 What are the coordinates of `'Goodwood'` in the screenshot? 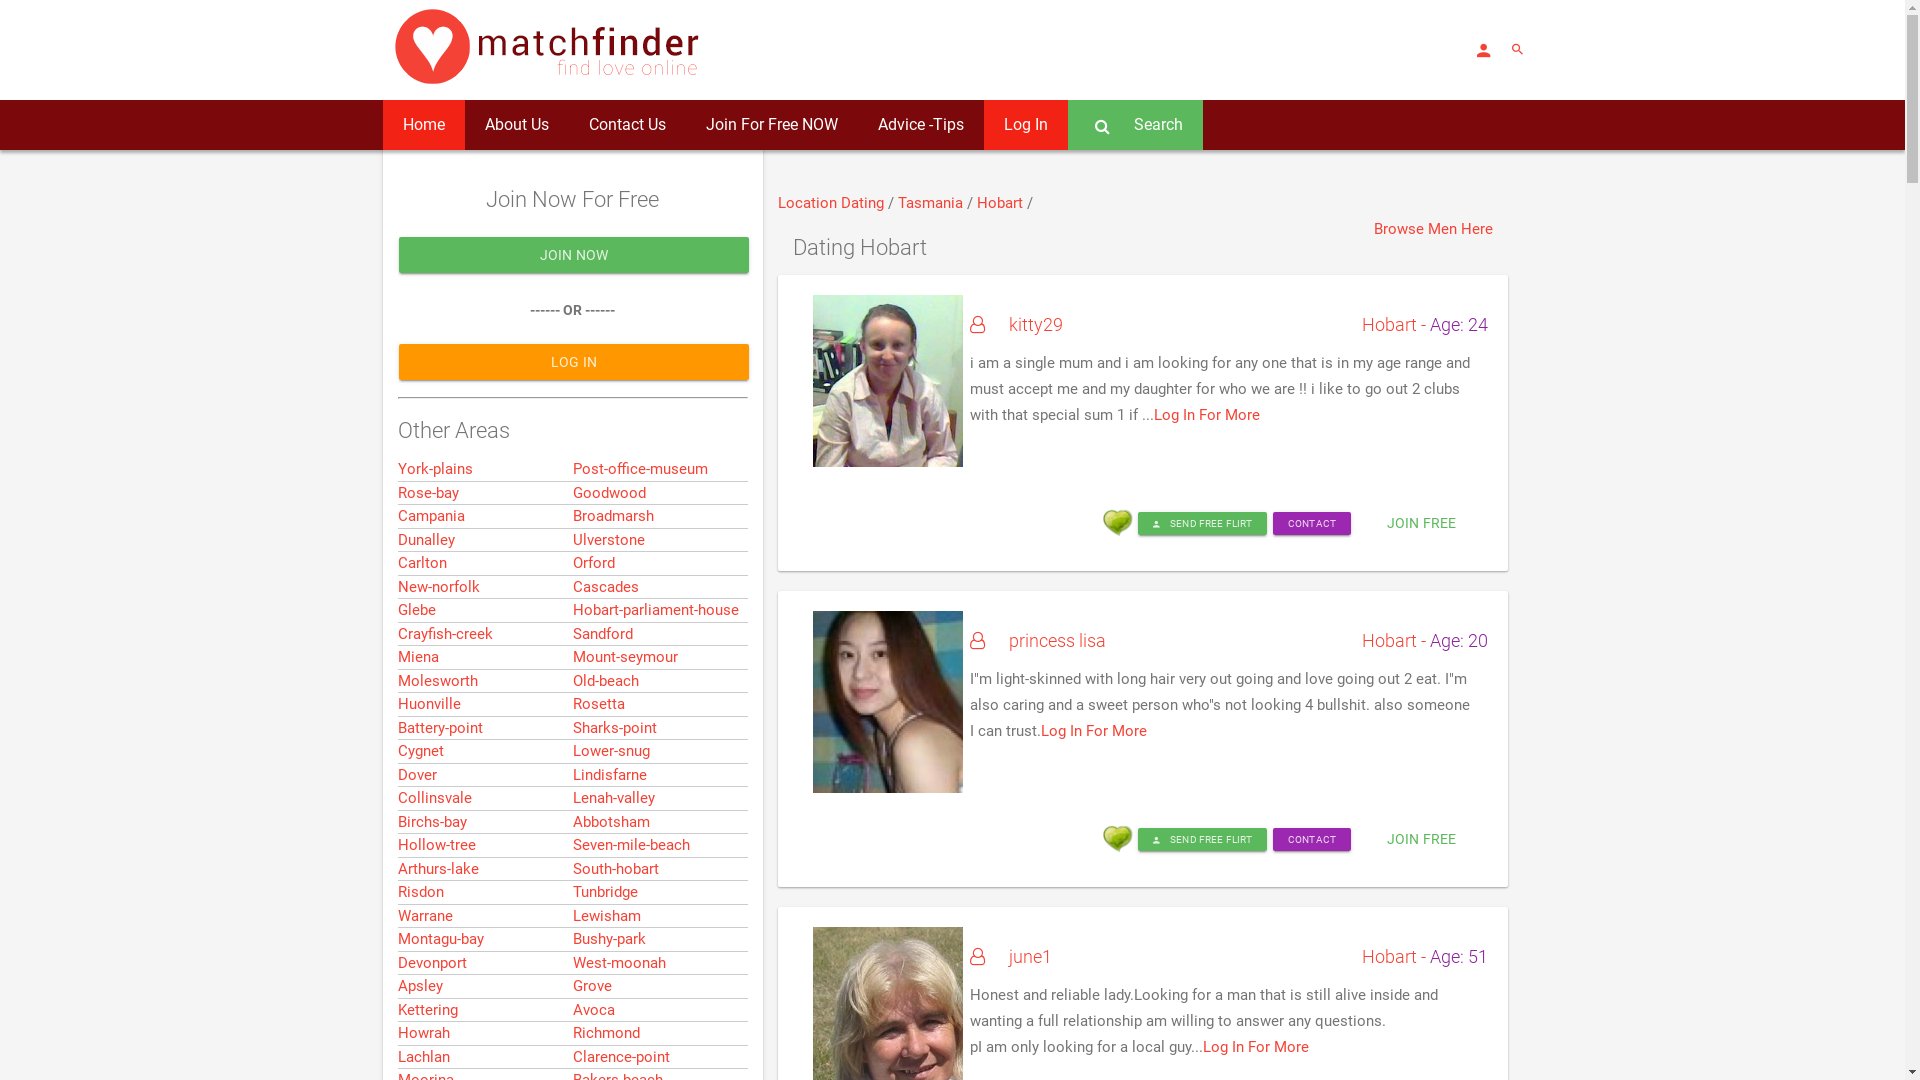 It's located at (570, 493).